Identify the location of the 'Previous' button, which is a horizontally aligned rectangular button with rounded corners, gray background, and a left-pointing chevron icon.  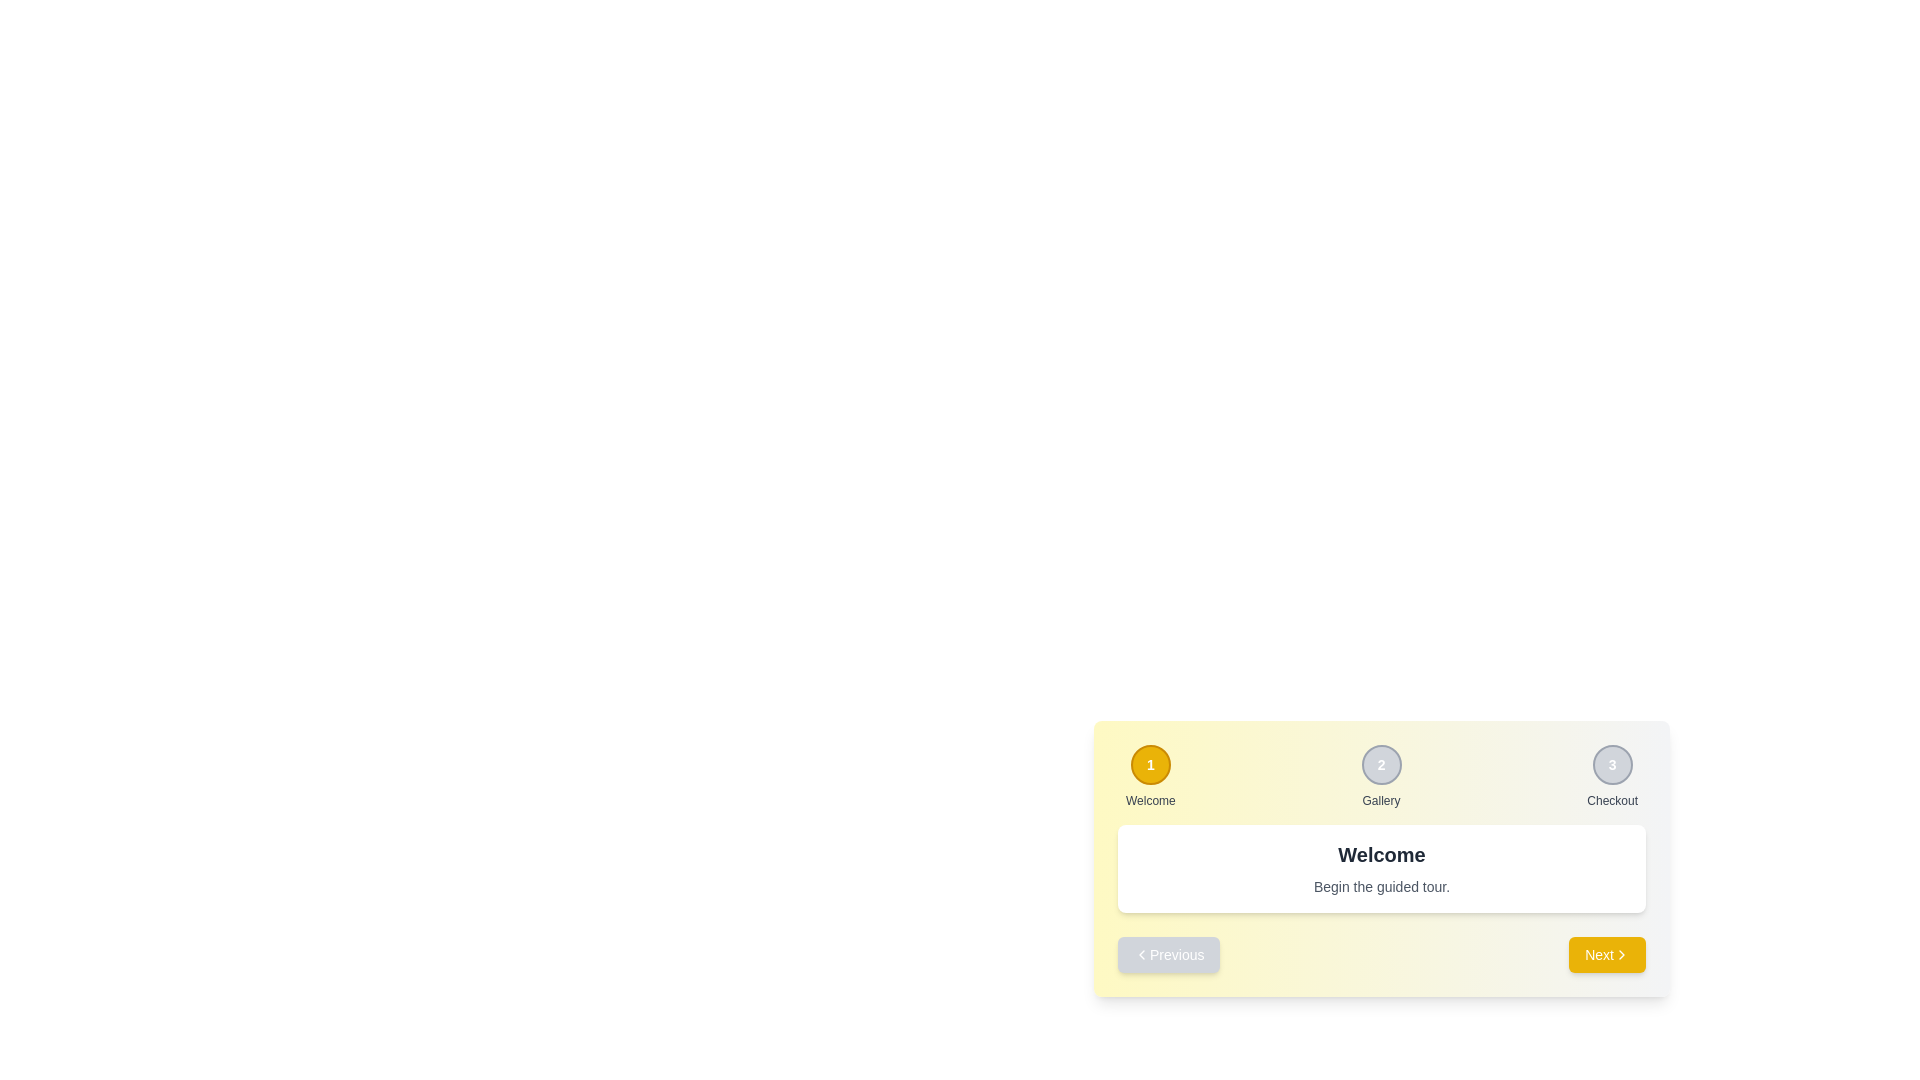
(1169, 954).